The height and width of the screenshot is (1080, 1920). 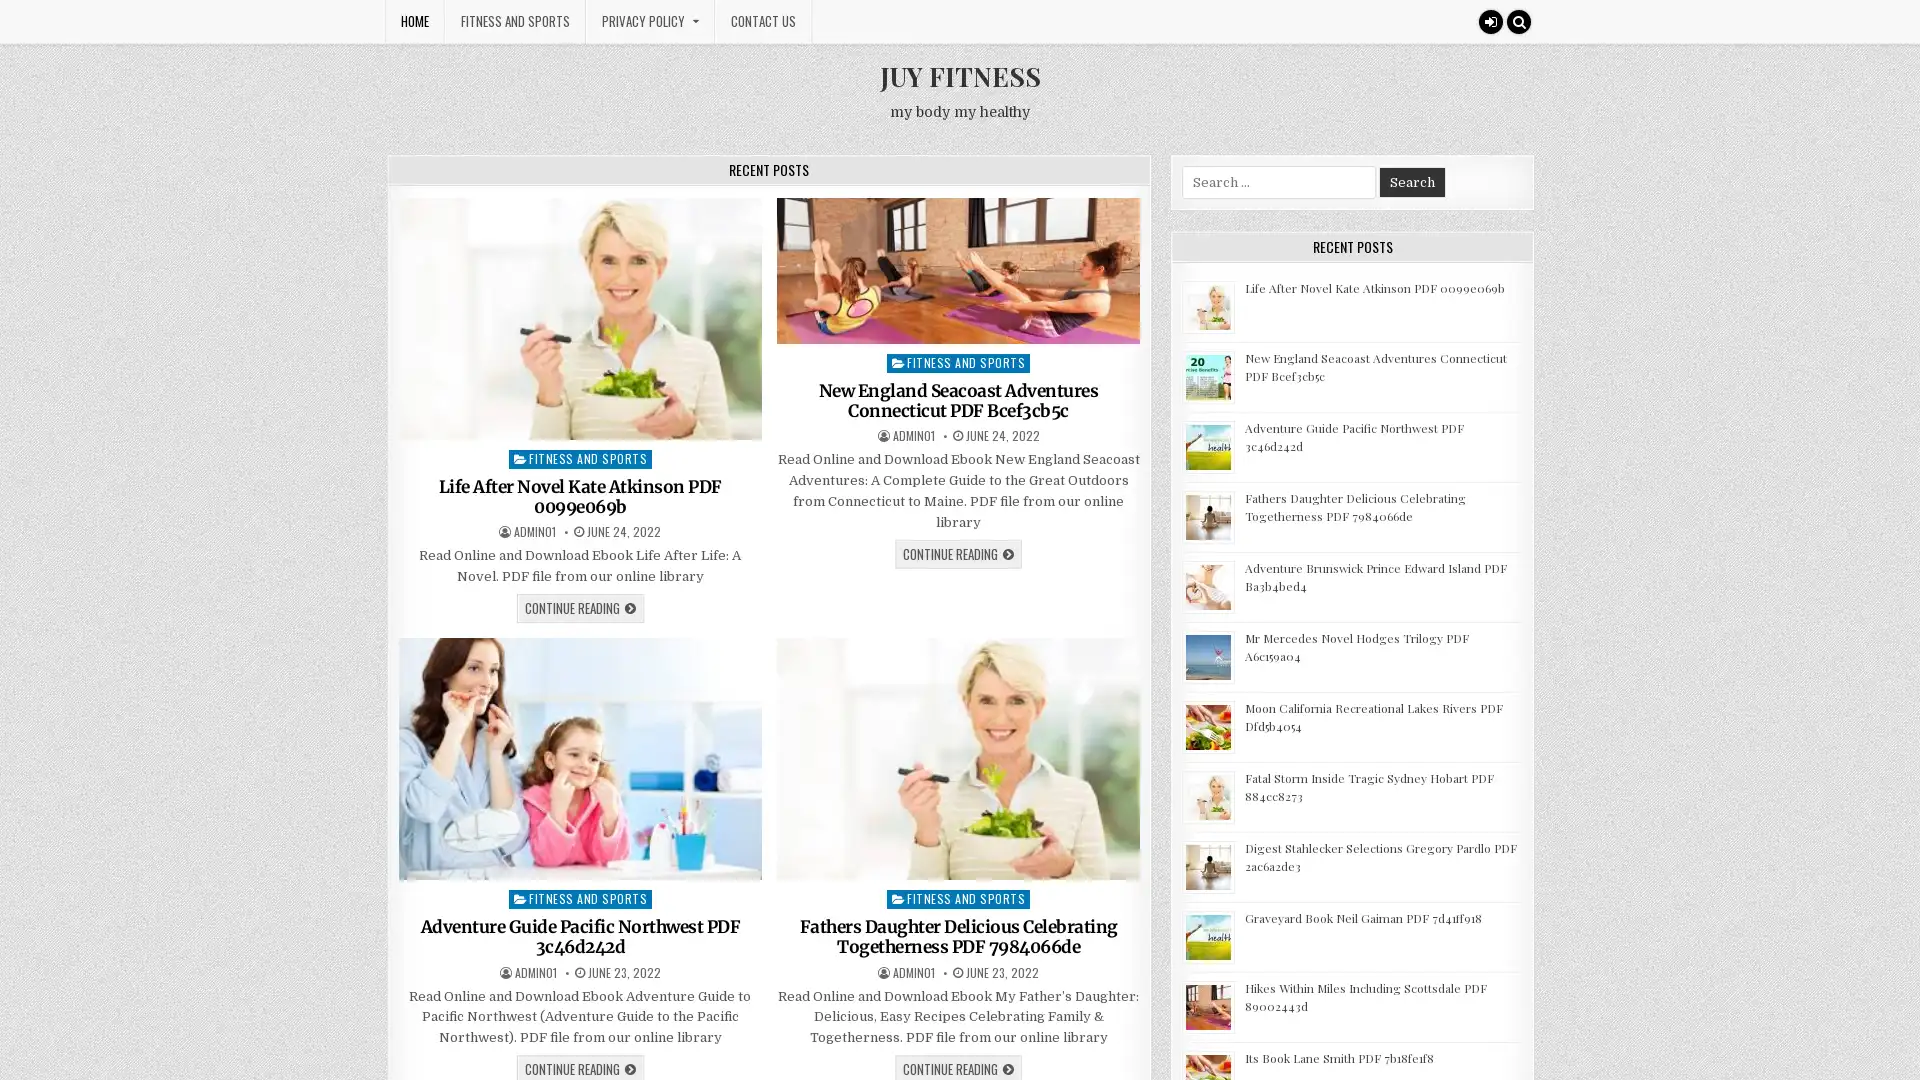 What do you see at coordinates (1411, 182) in the screenshot?
I see `Search` at bounding box center [1411, 182].